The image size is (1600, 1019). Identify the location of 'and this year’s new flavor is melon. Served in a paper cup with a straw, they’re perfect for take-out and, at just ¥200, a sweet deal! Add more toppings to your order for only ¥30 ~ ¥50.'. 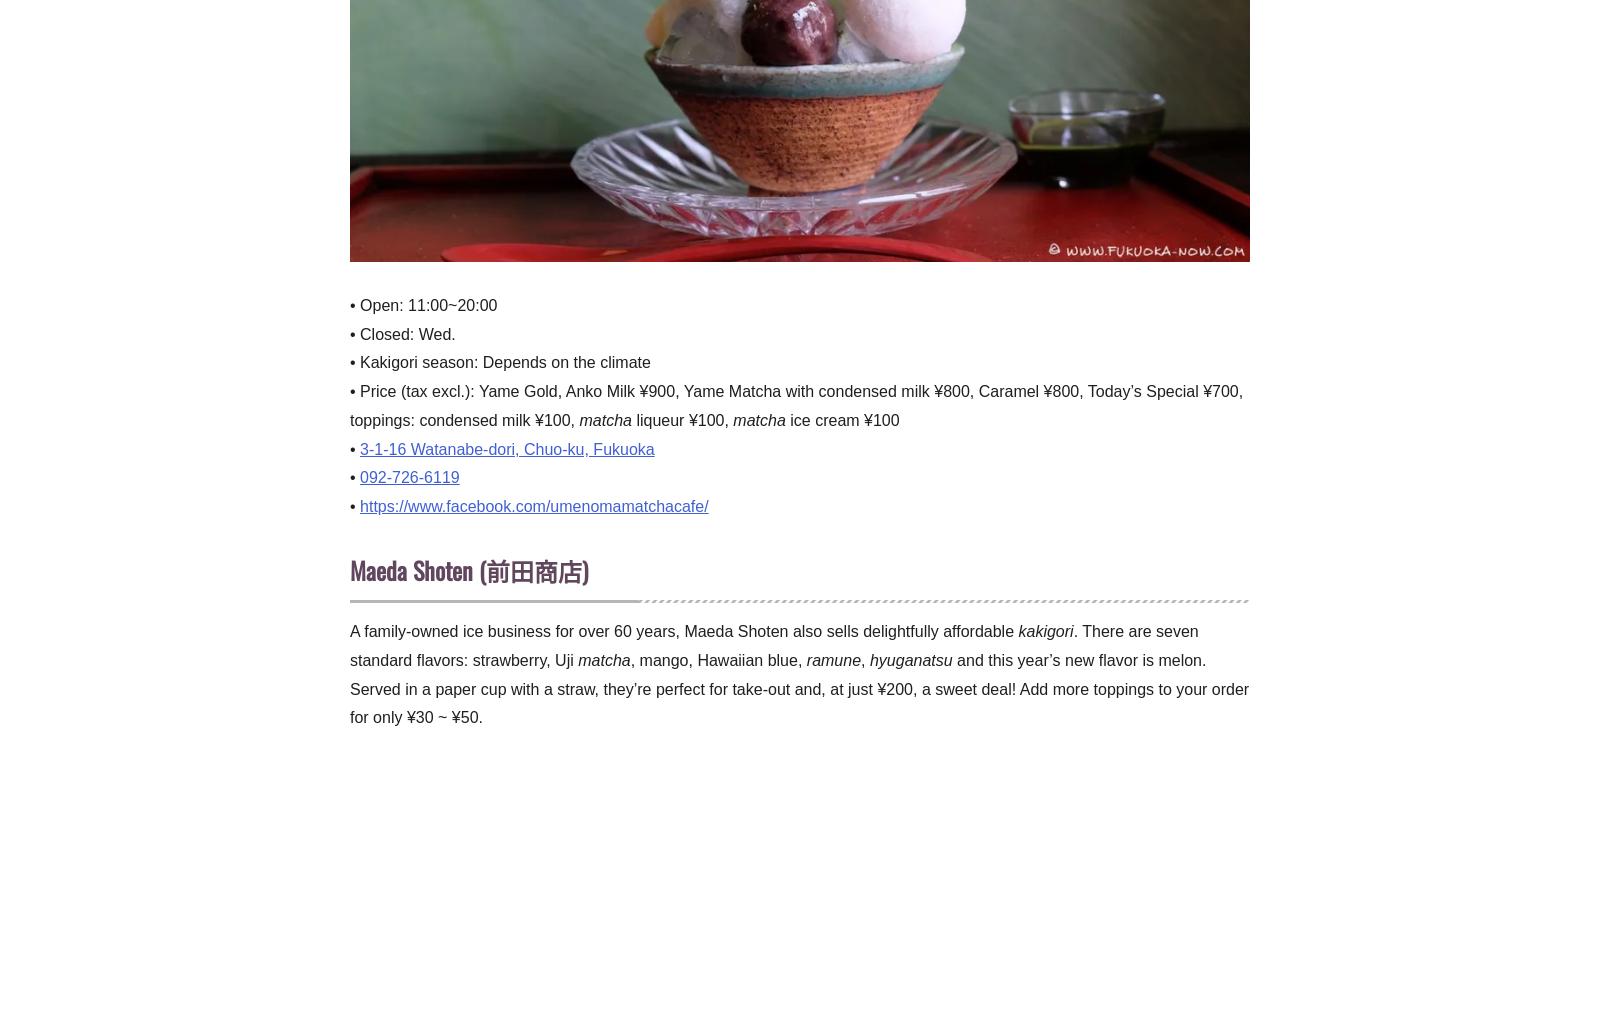
(799, 687).